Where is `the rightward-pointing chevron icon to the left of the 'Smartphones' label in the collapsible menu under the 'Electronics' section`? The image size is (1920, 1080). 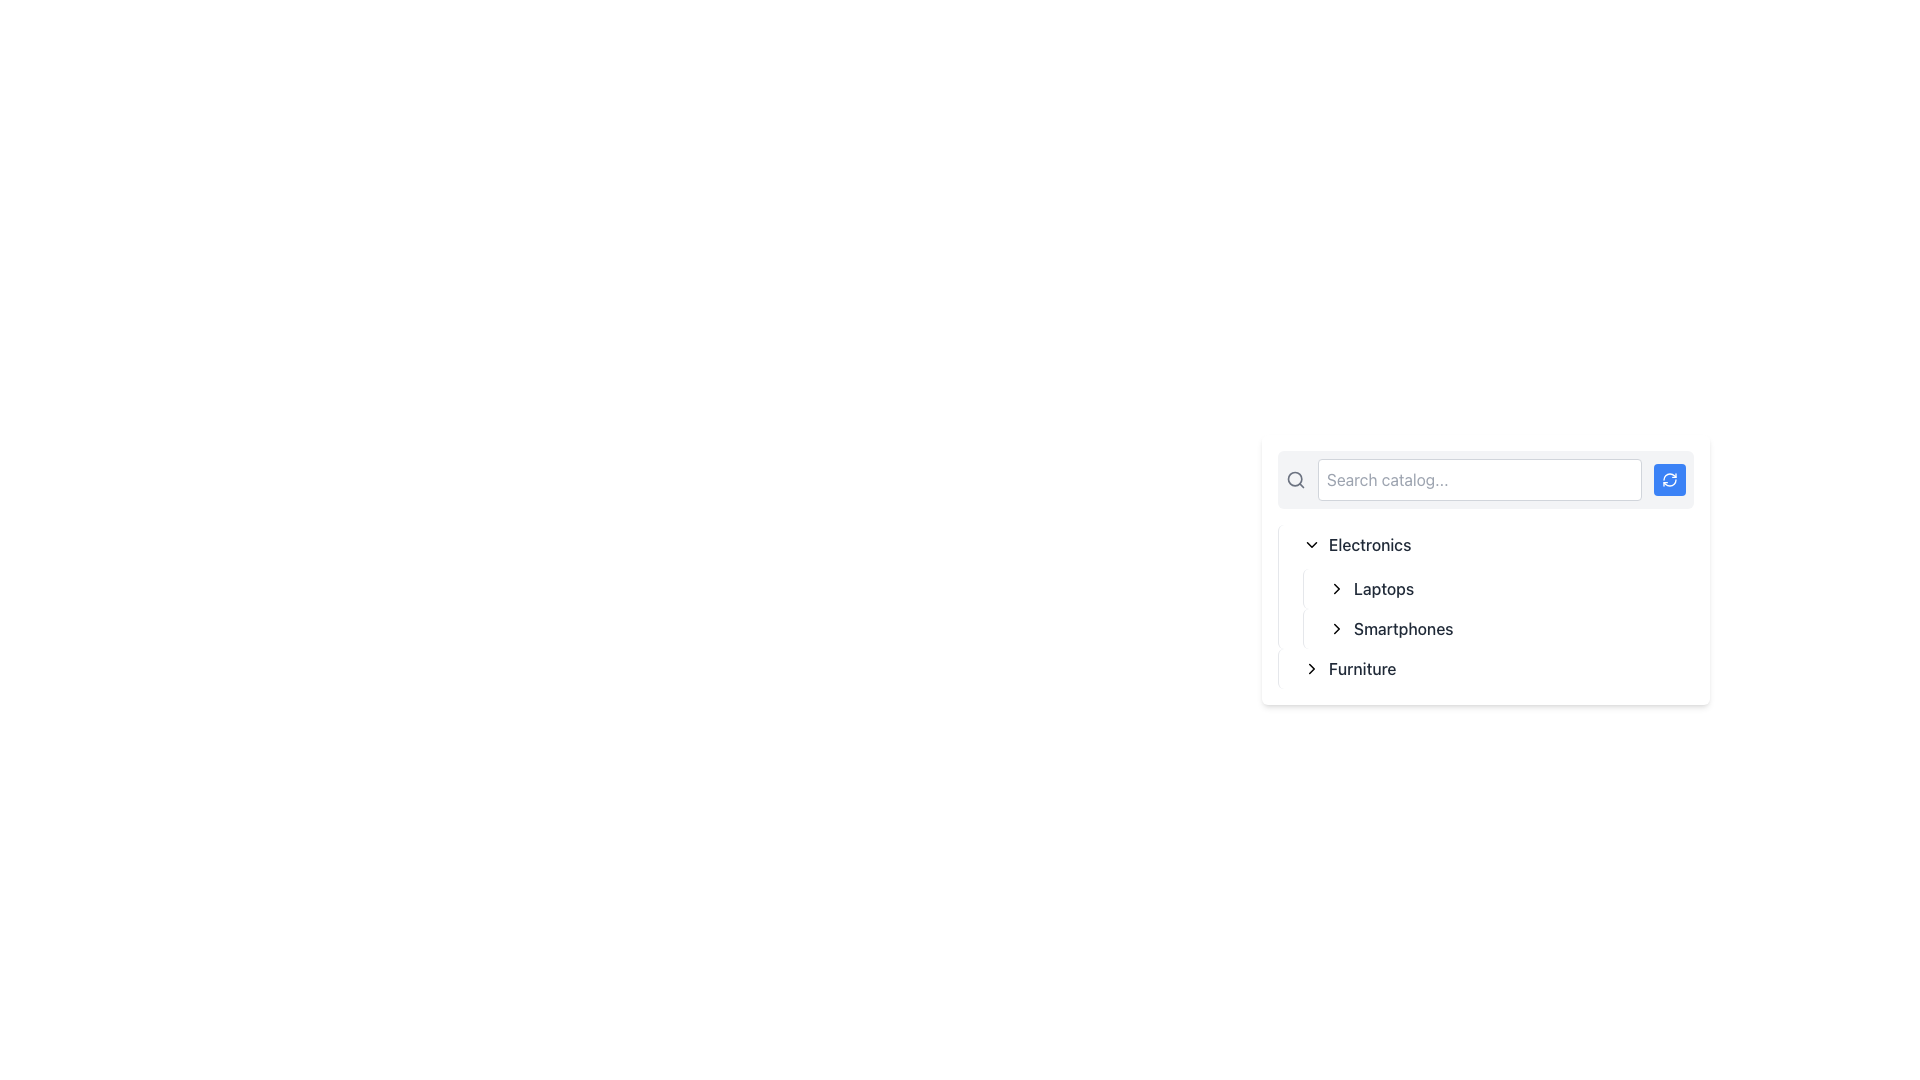 the rightward-pointing chevron icon to the left of the 'Smartphones' label in the collapsible menu under the 'Electronics' section is located at coordinates (1337, 627).